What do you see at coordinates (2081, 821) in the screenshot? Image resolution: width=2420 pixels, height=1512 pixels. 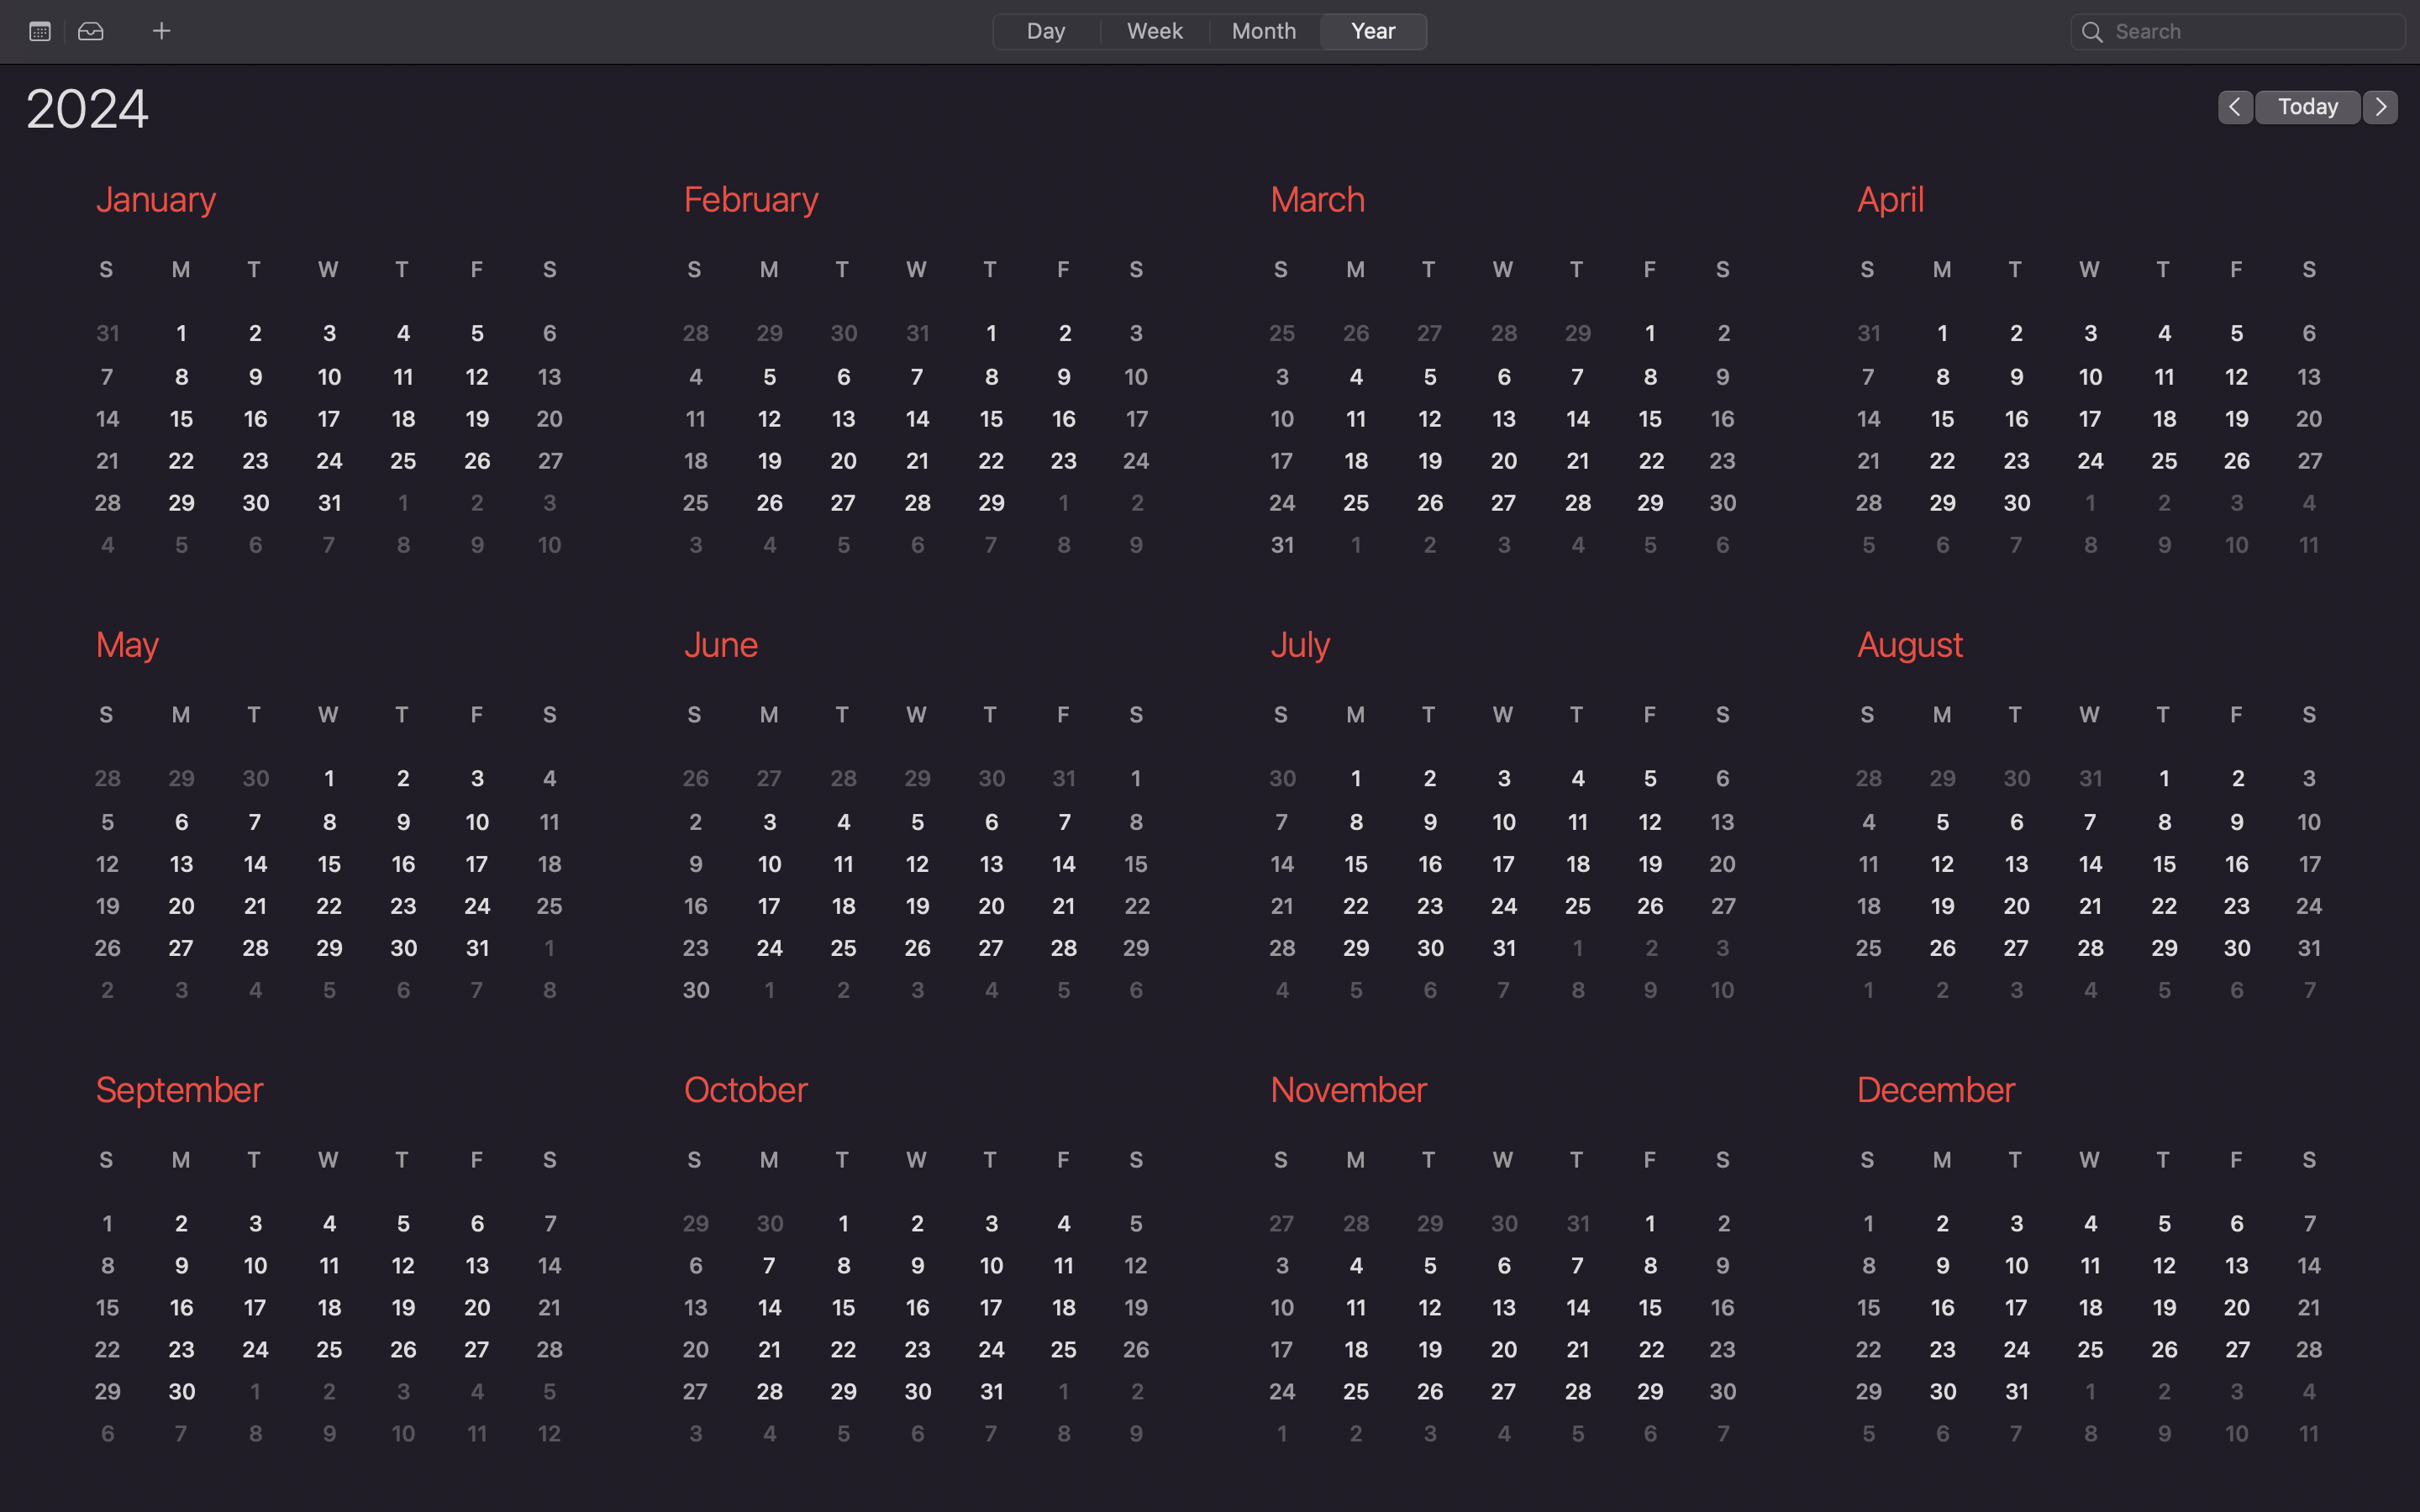 I see `the August month from the calendar` at bounding box center [2081, 821].